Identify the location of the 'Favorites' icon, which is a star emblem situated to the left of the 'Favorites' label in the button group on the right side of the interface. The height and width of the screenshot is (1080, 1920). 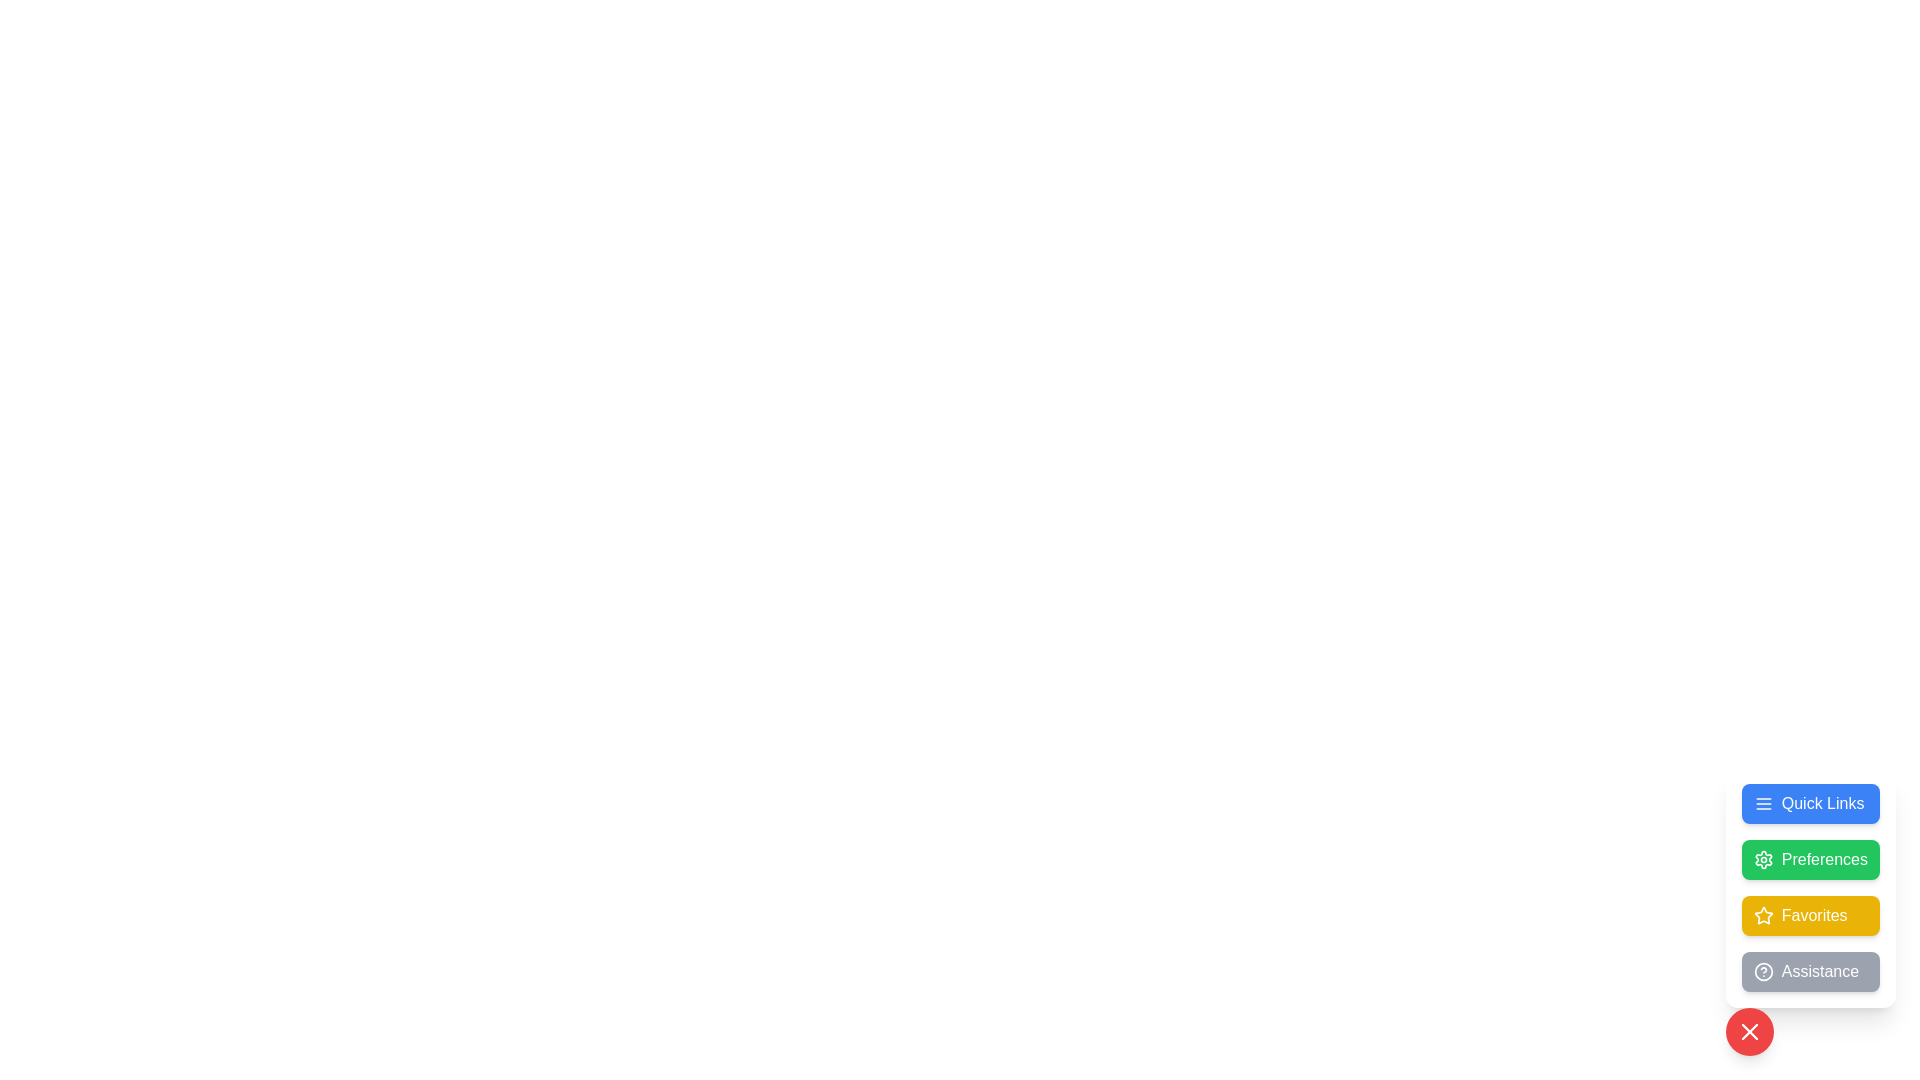
(1763, 915).